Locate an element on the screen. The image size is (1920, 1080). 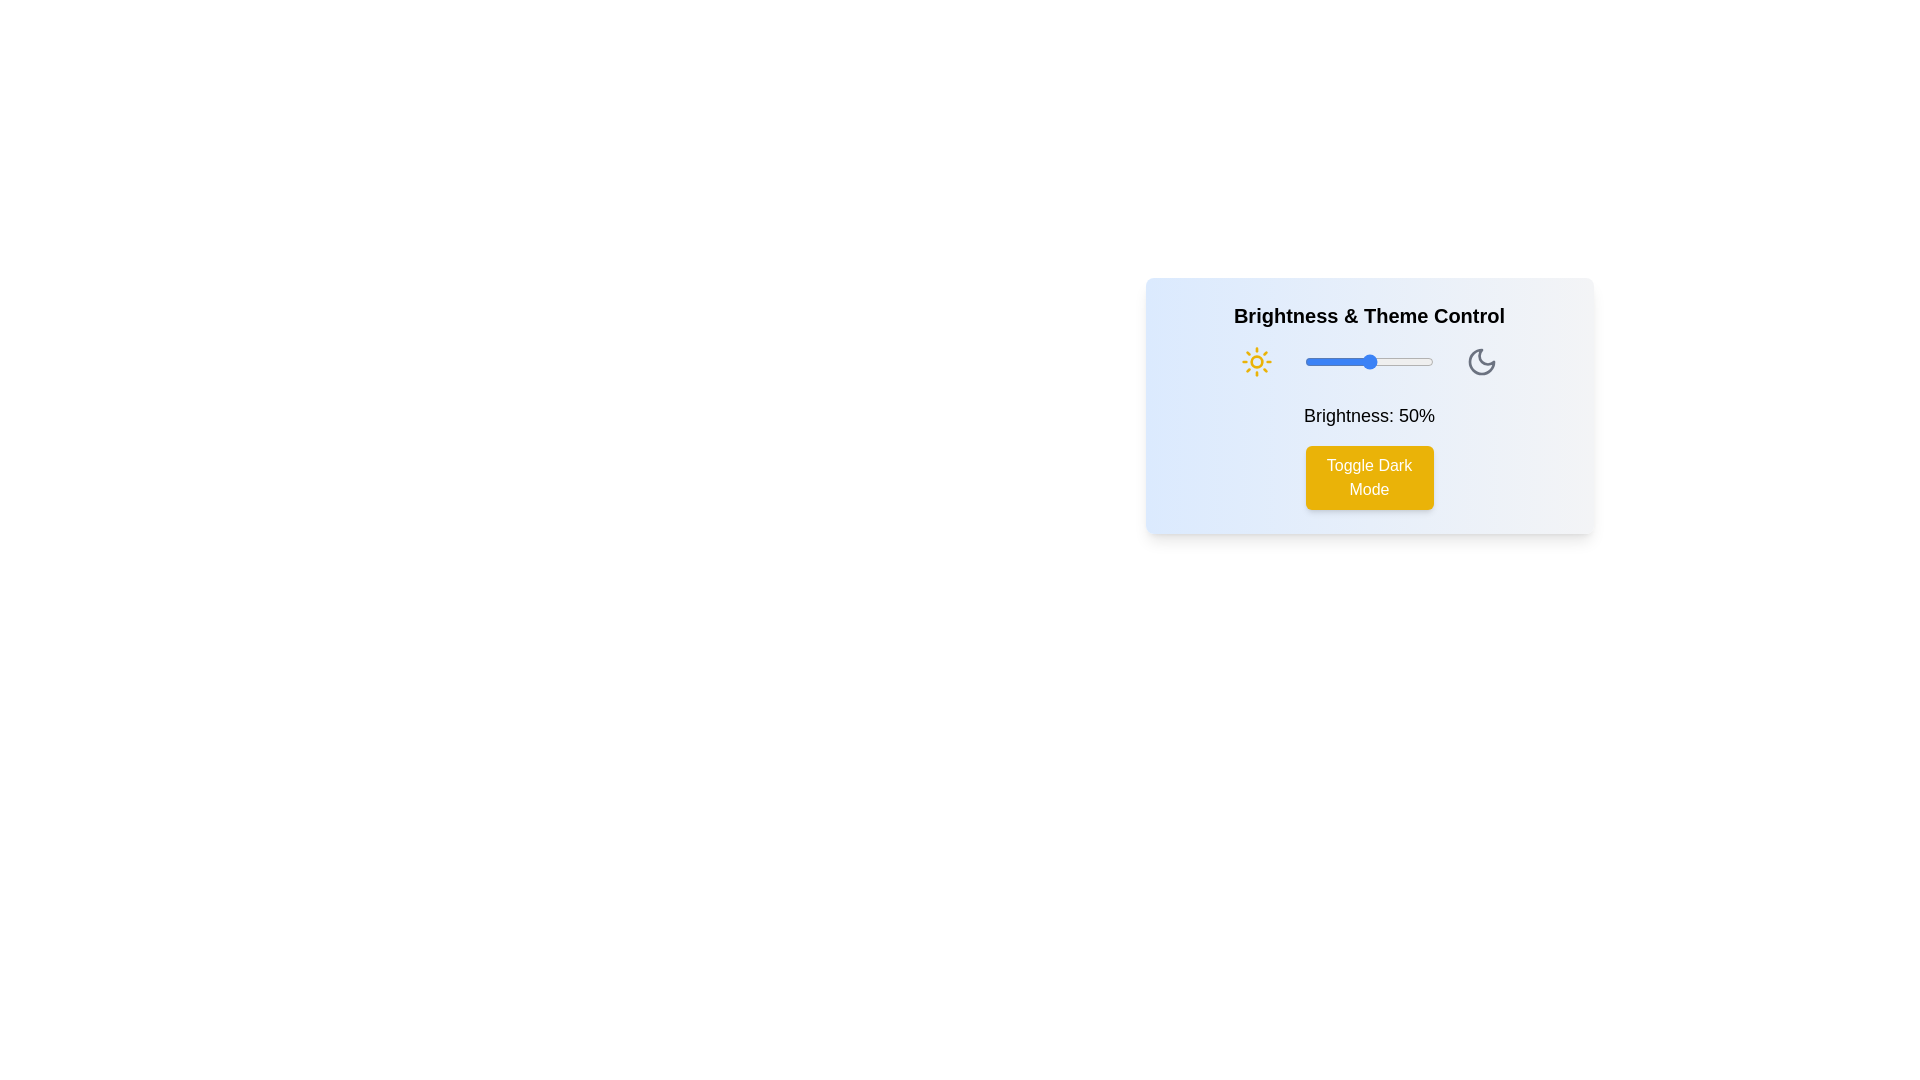
the brightness level to 72% by dragging the slider is located at coordinates (1396, 362).